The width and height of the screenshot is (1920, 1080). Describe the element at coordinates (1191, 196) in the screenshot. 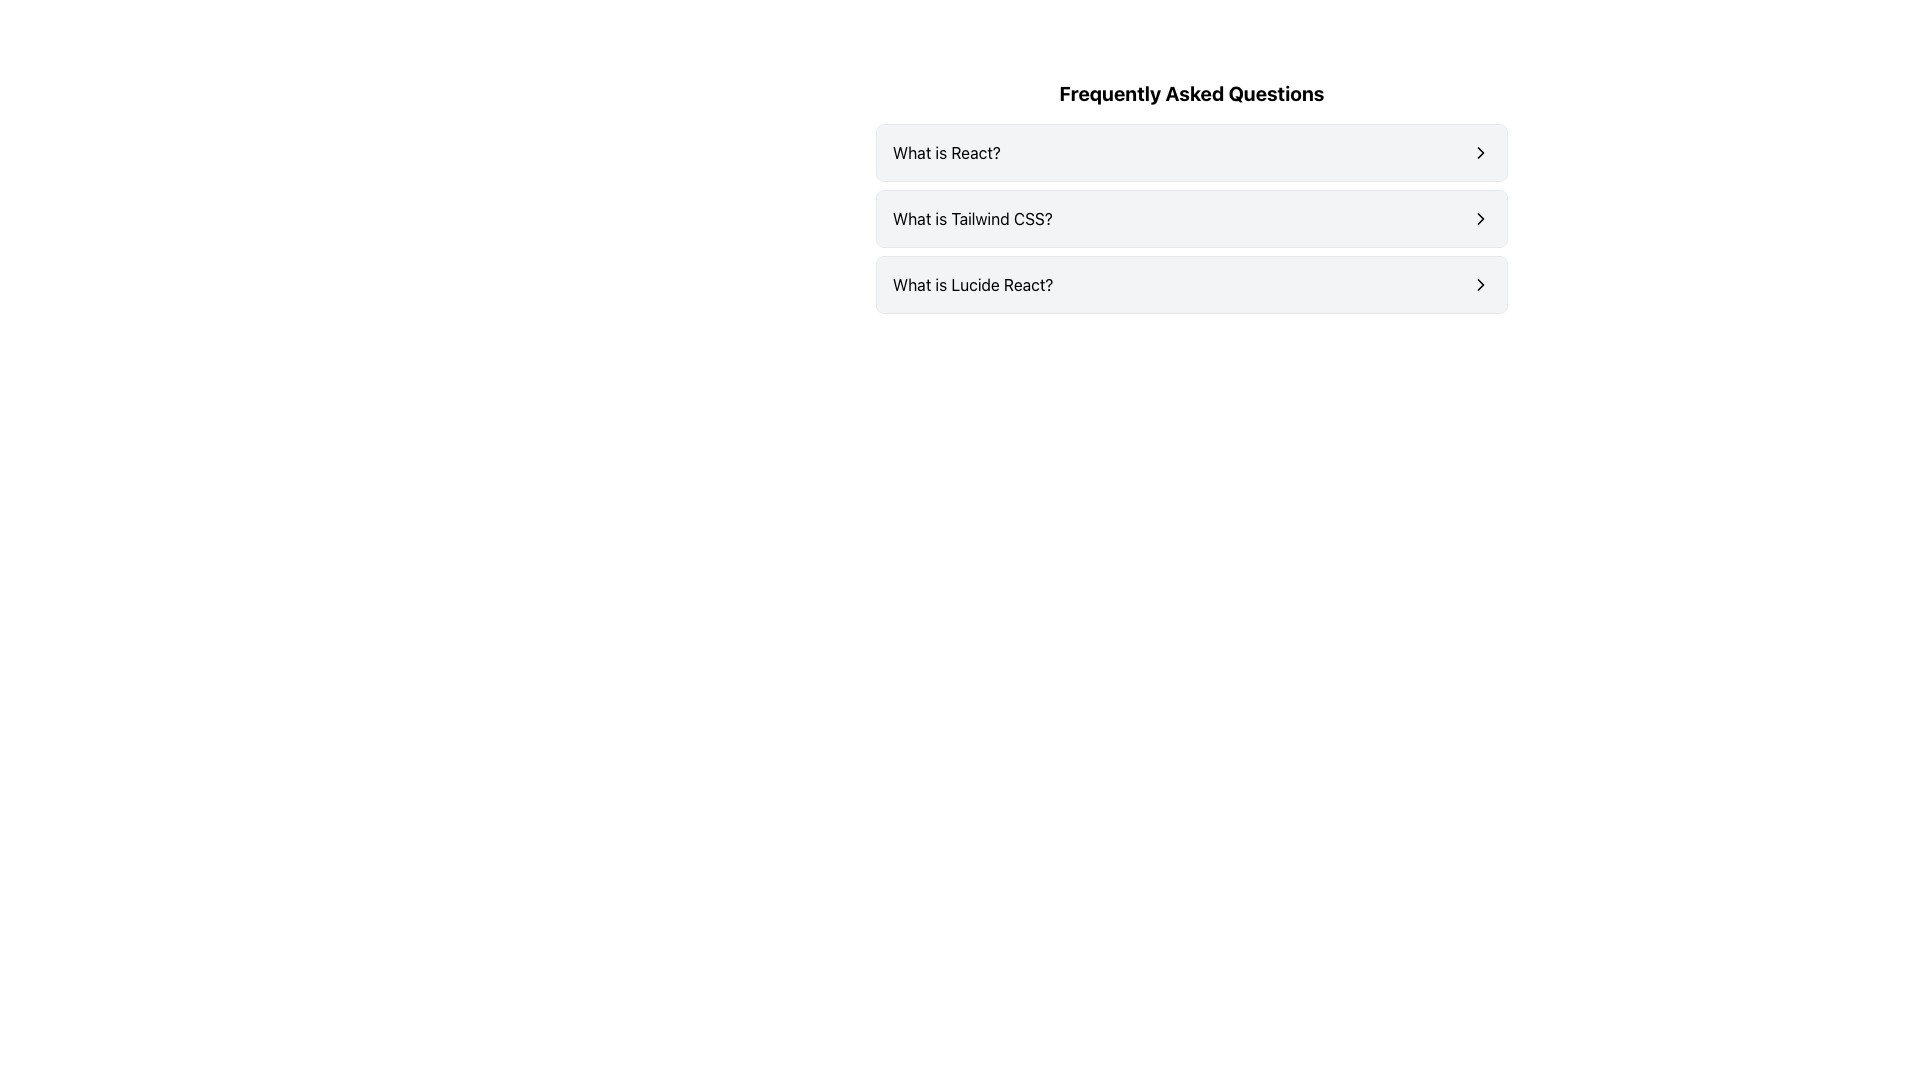

I see `the second interactive list item in the FAQ section labeled 'What is Tailwind CSS?'` at that location.